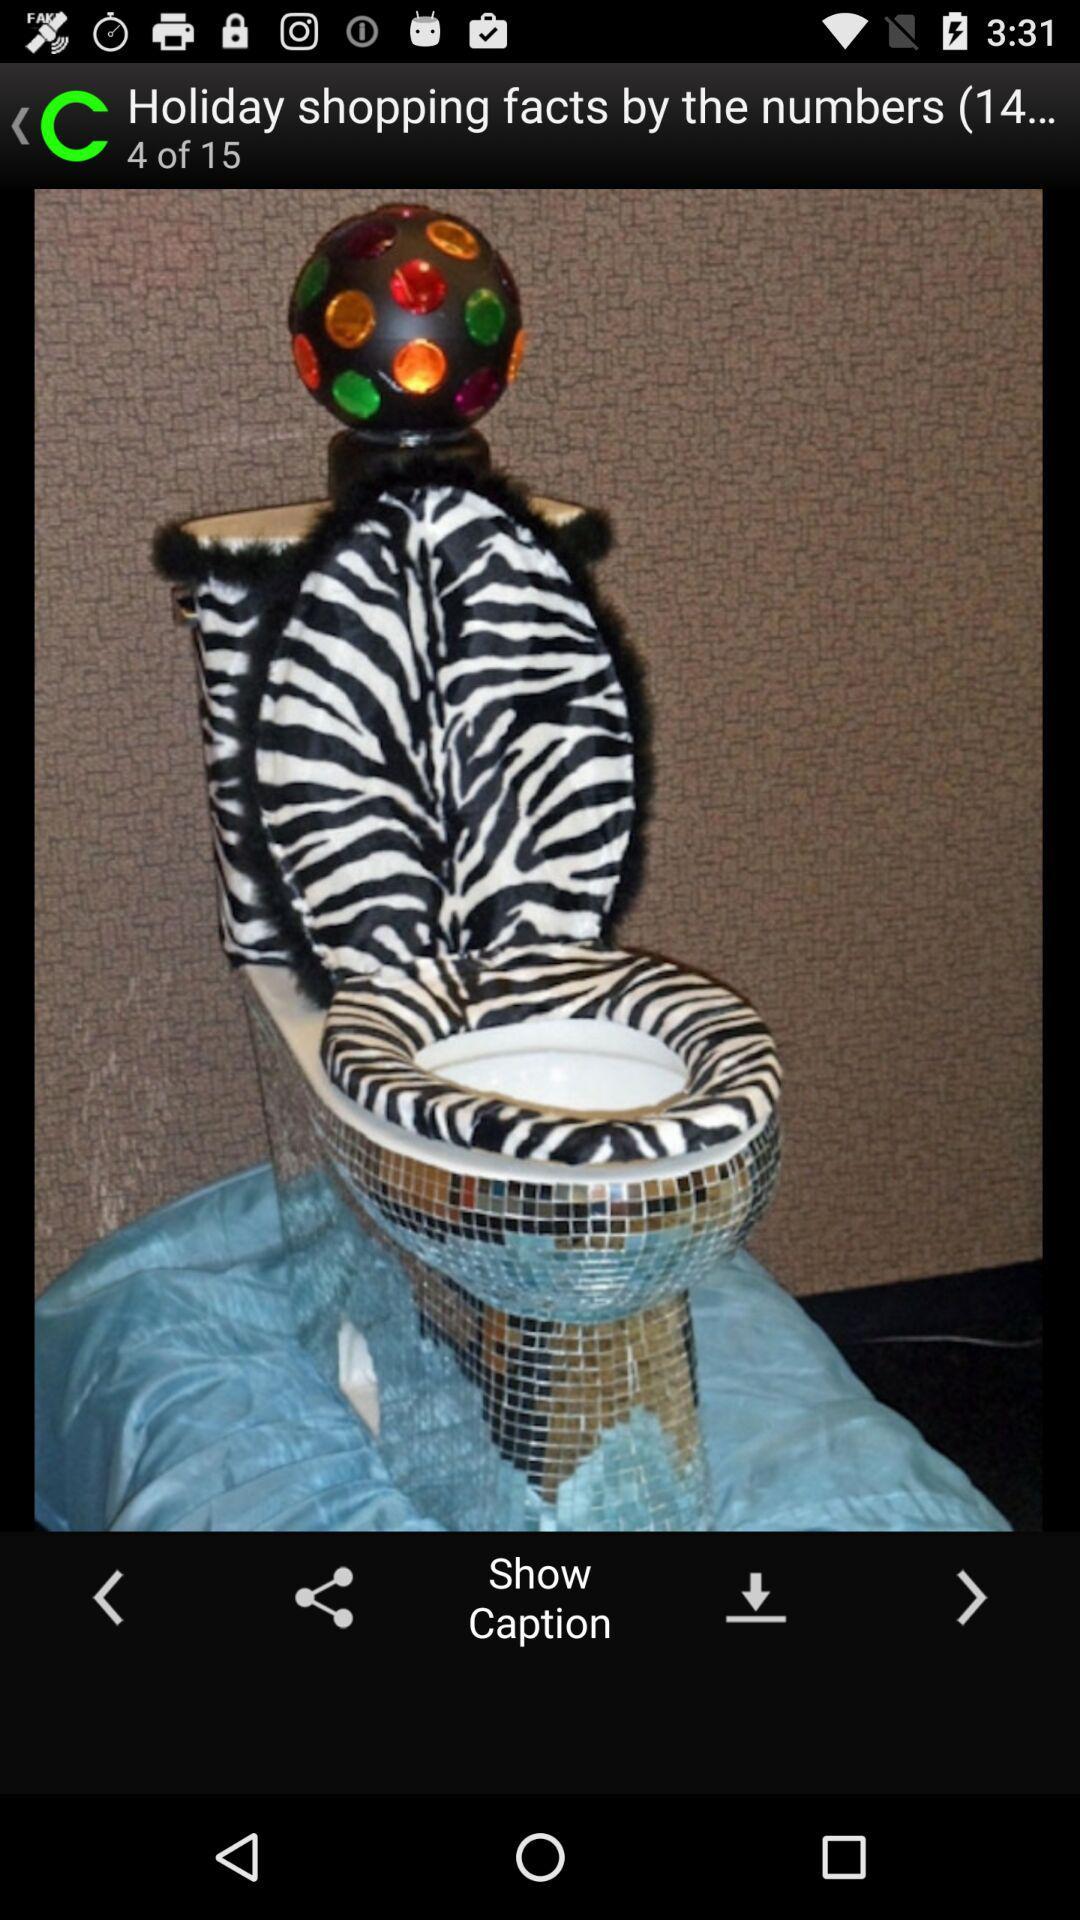  What do you see at coordinates (323, 1708) in the screenshot?
I see `the share icon` at bounding box center [323, 1708].